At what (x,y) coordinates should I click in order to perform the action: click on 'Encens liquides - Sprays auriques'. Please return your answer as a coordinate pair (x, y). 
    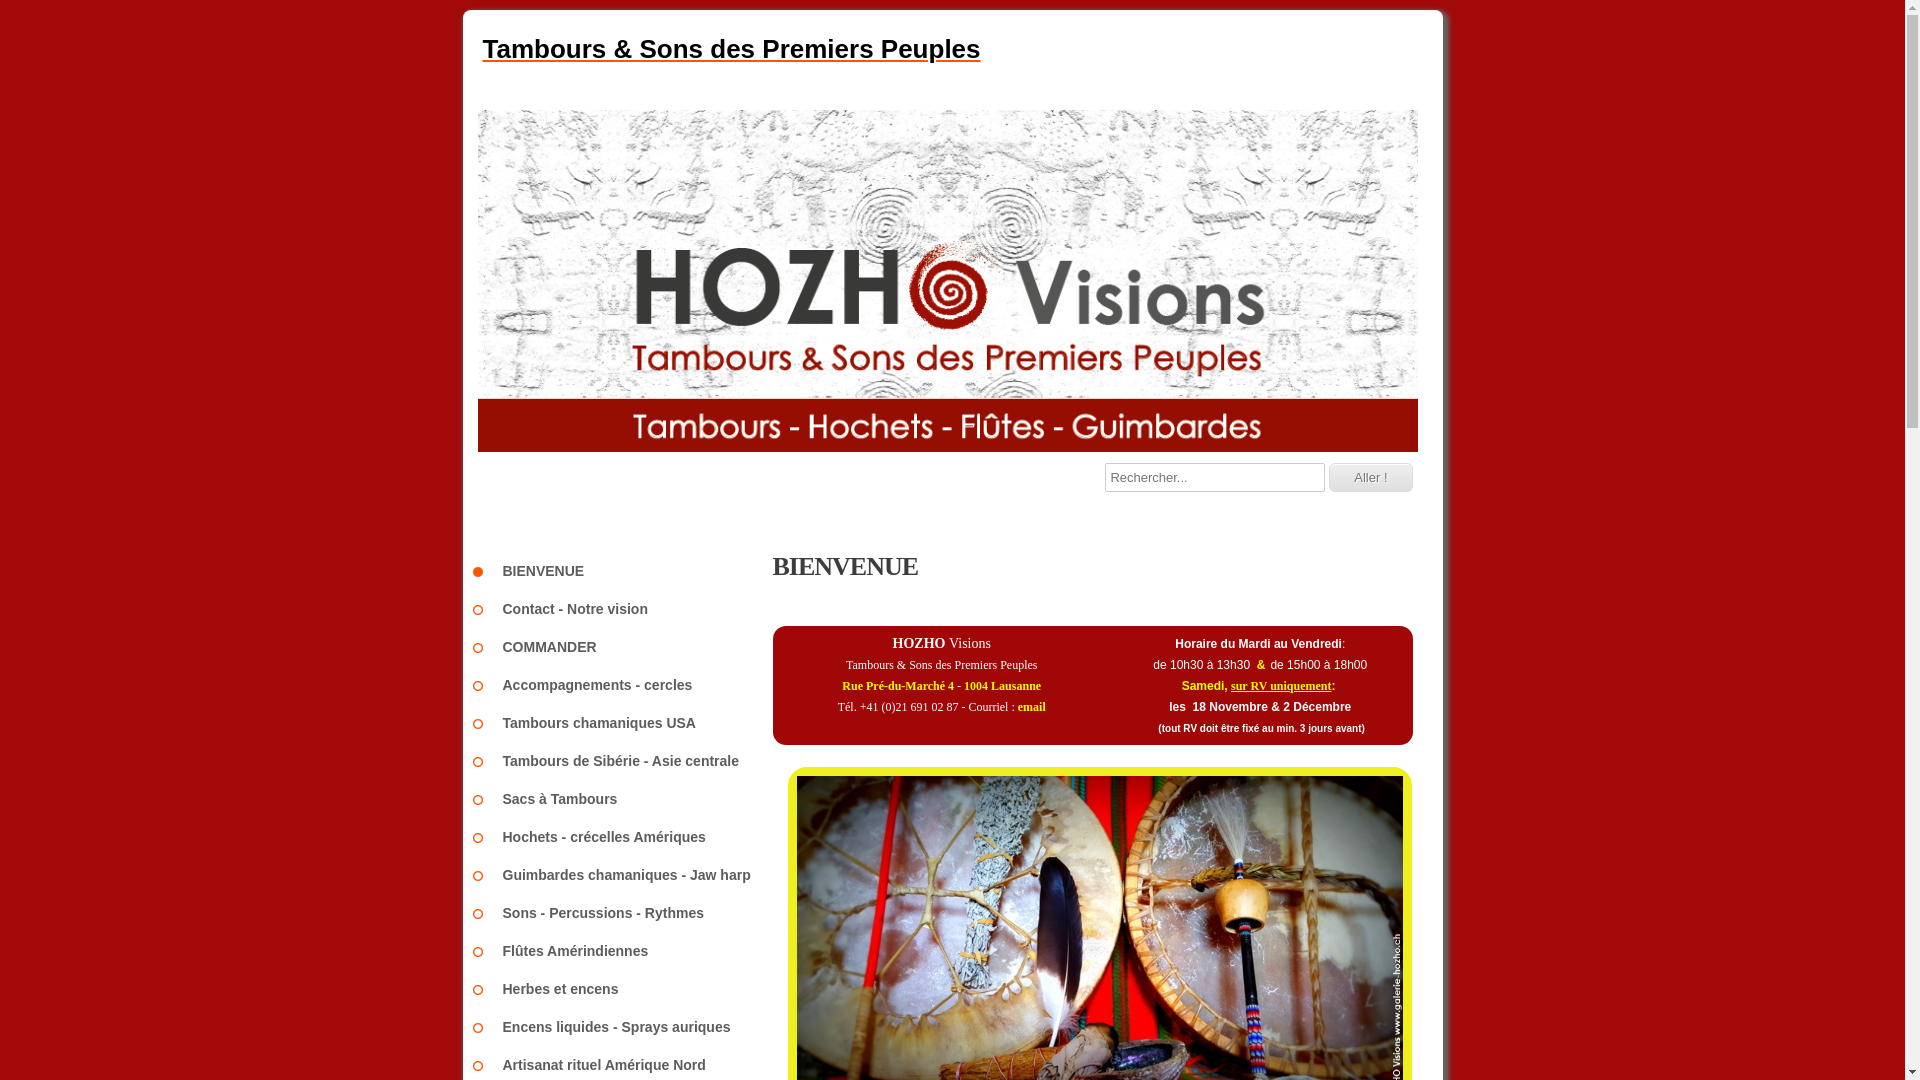
    Looking at the image, I should click on (621, 1026).